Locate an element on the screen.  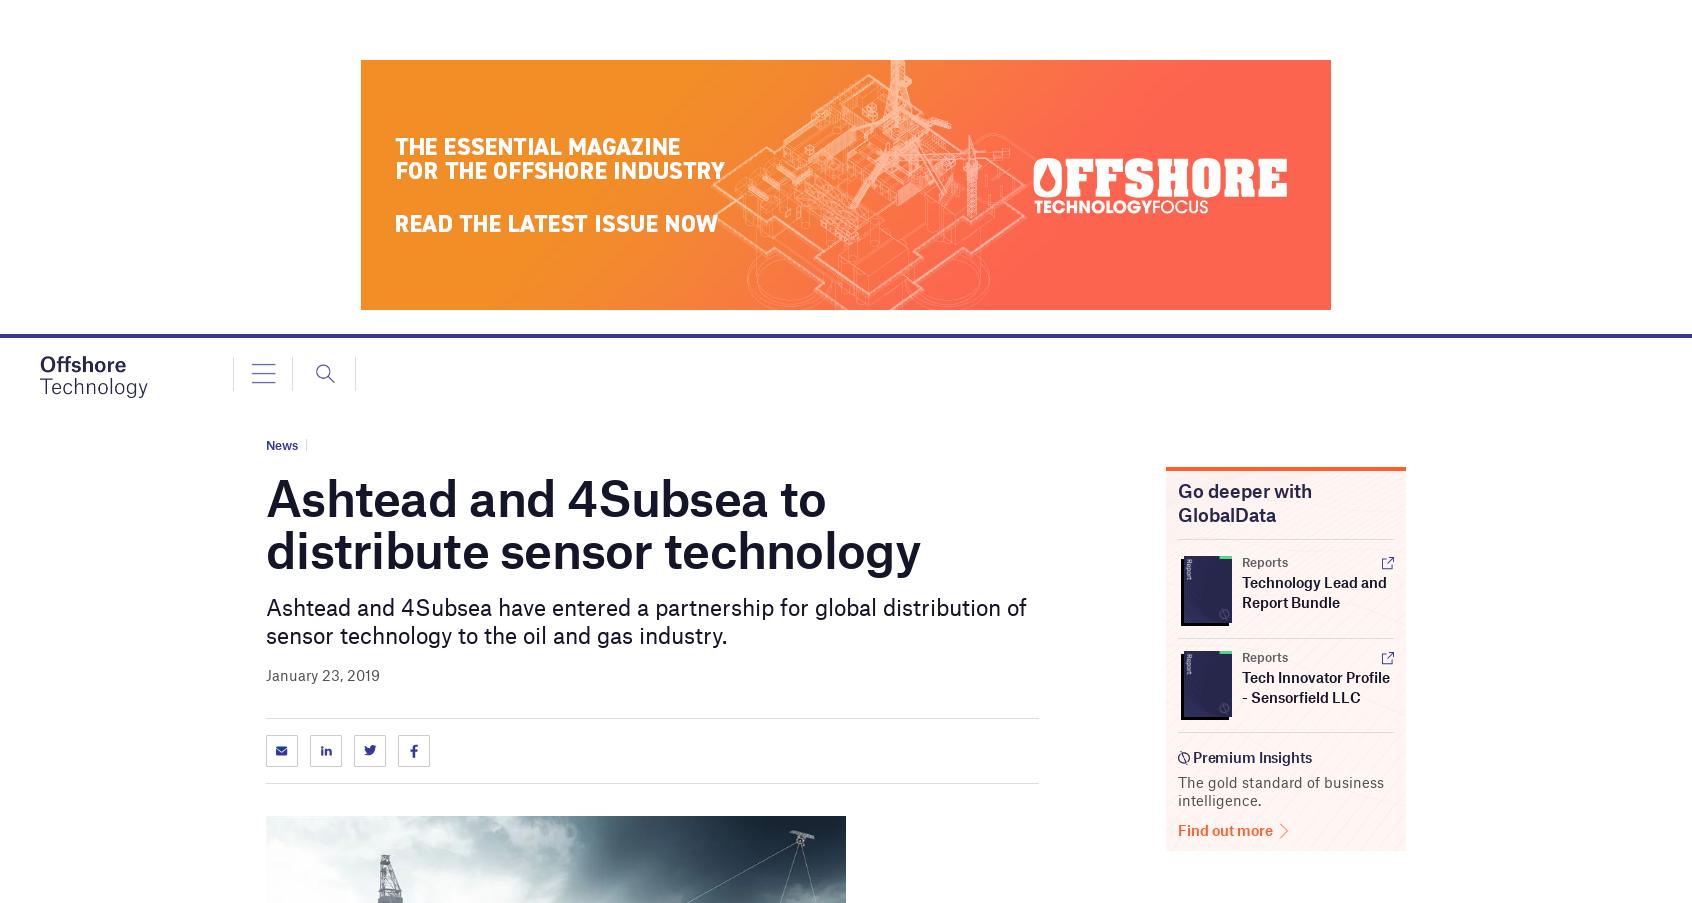
'Partner Content' is located at coordinates (109, 394).